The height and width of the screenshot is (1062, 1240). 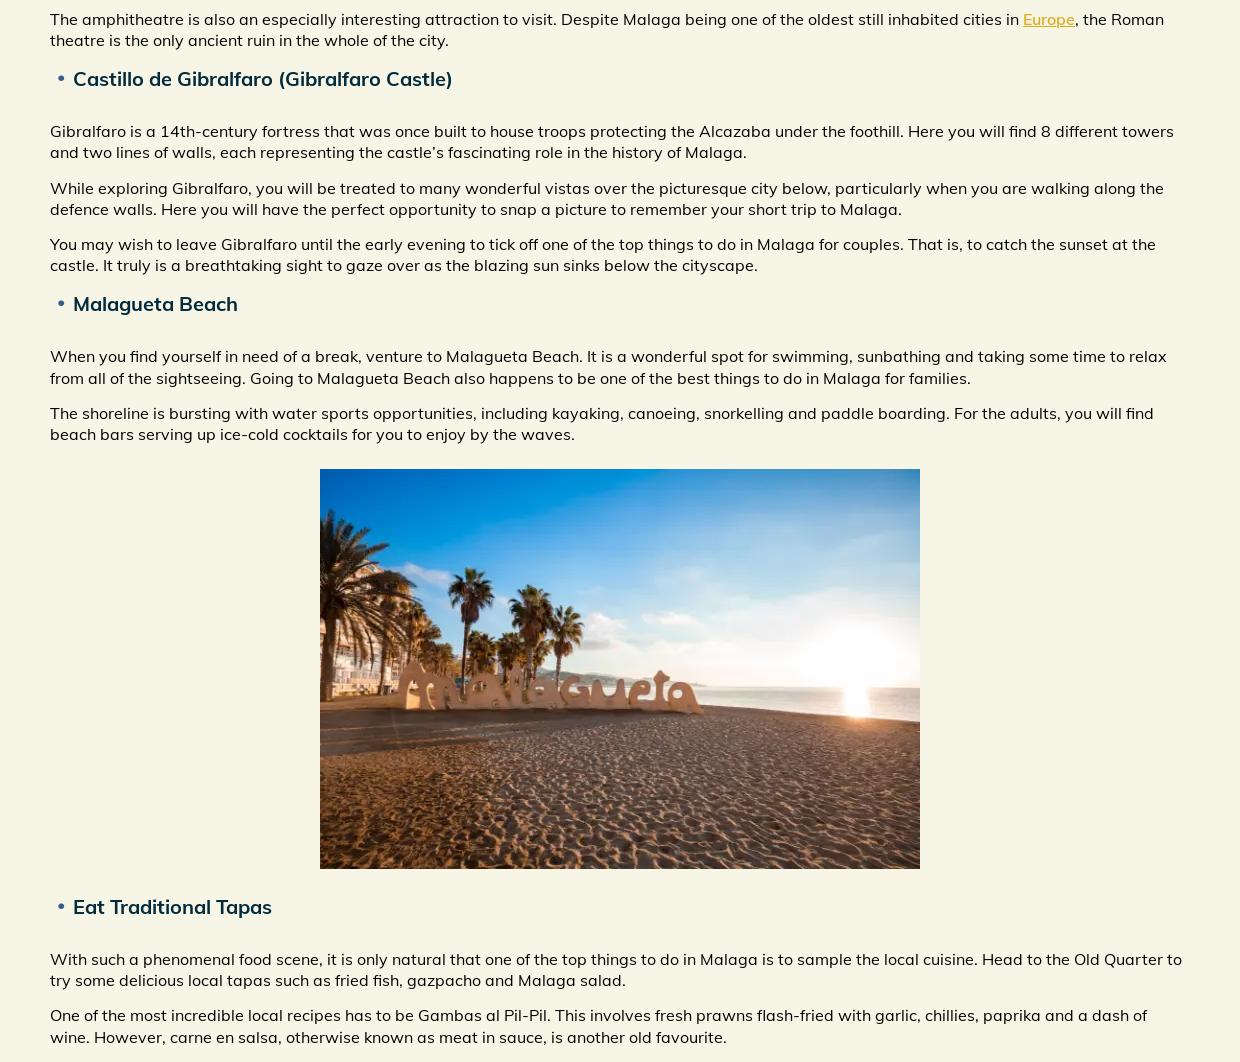 What do you see at coordinates (48, 967) in the screenshot?
I see `'With such a phenomenal food scene, it is only natural that one of the top things to do in Malaga is to sample the local cuisine. Head to the Old Quarter to try some delicious local tapas such as fried fish, gazpacho and Malaga salad.'` at bounding box center [48, 967].